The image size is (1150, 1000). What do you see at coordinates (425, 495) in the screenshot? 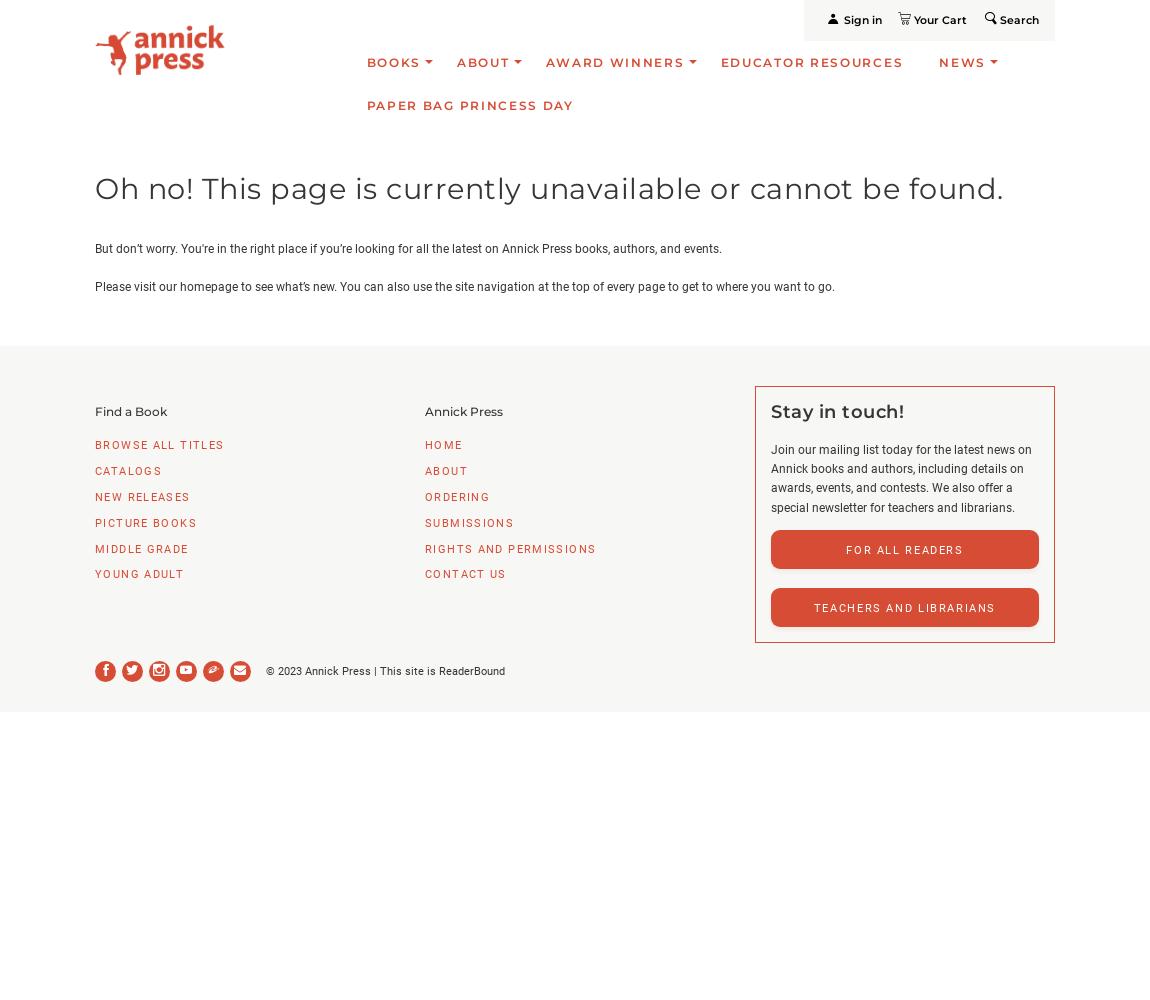
I see `'Ordering'` at bounding box center [425, 495].